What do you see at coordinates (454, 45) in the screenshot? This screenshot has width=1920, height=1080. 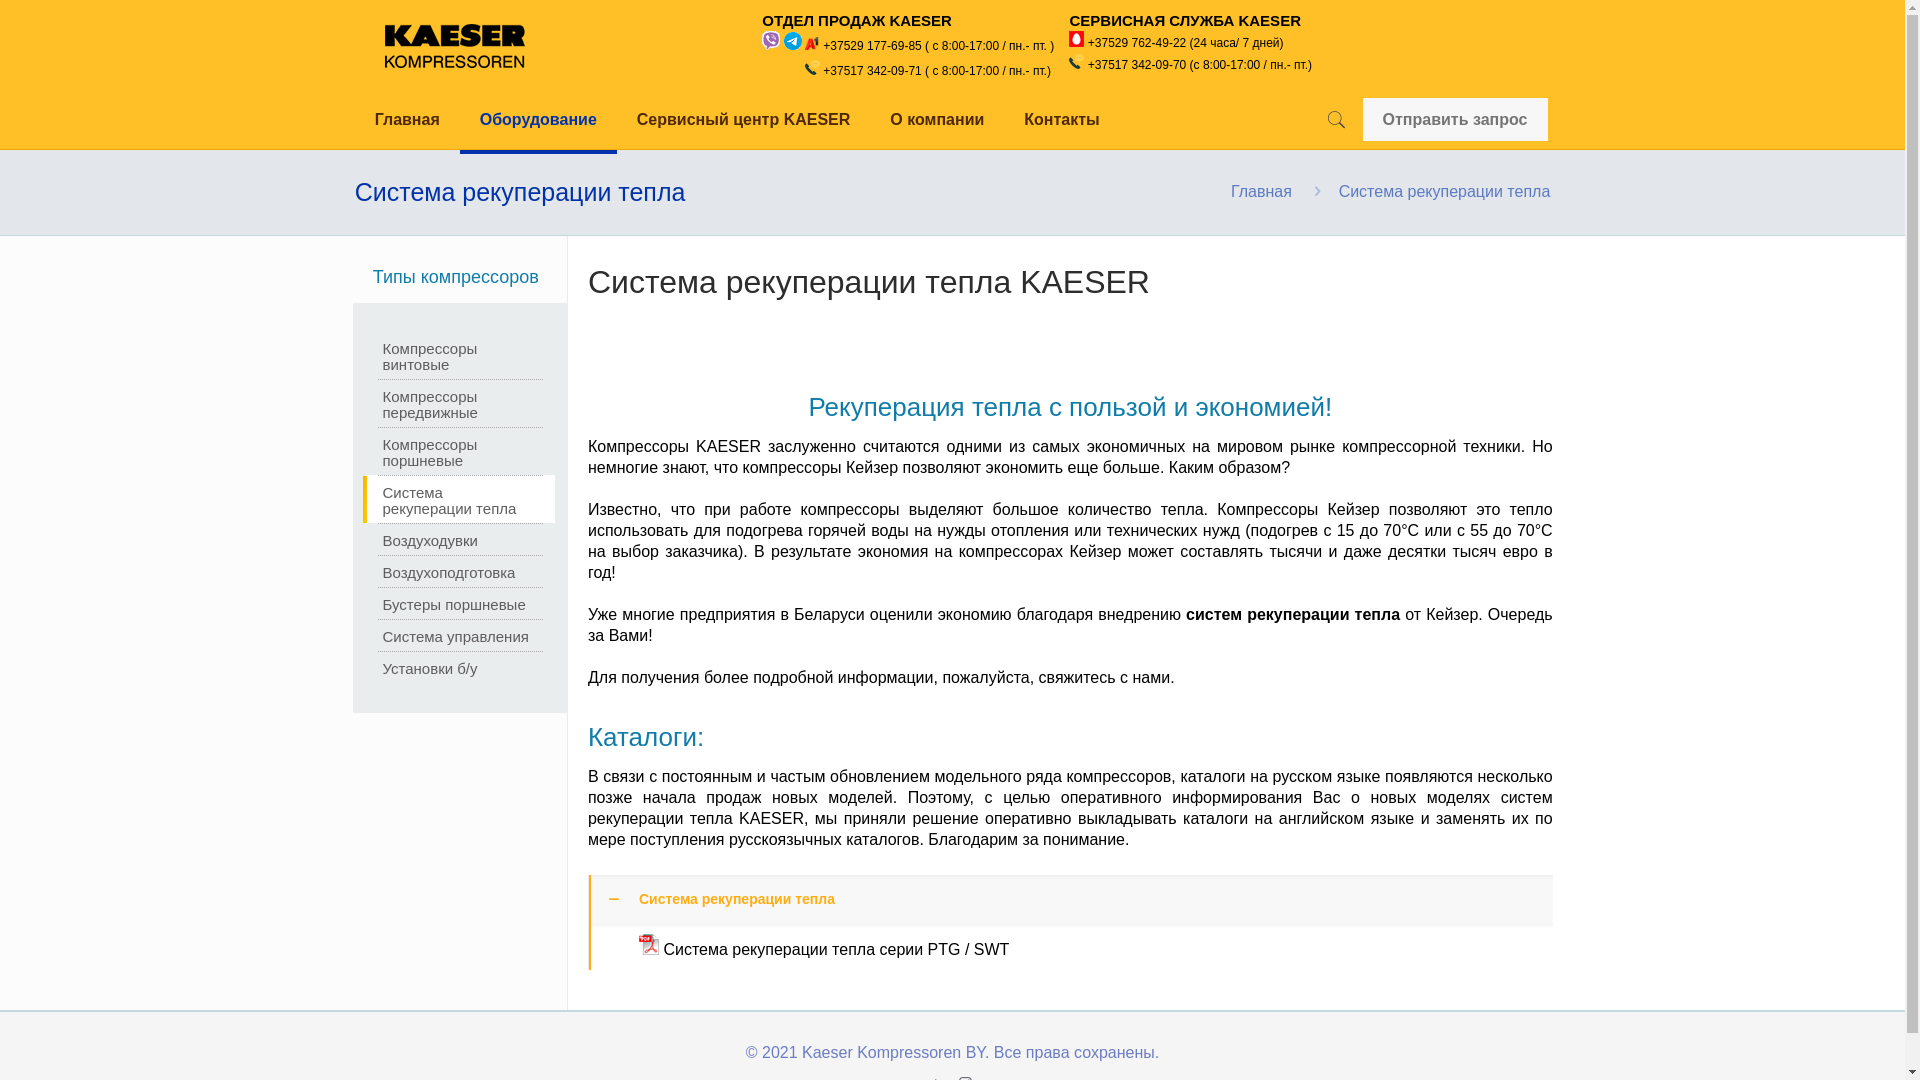 I see `'Kaeser Kompressoren BY'` at bounding box center [454, 45].